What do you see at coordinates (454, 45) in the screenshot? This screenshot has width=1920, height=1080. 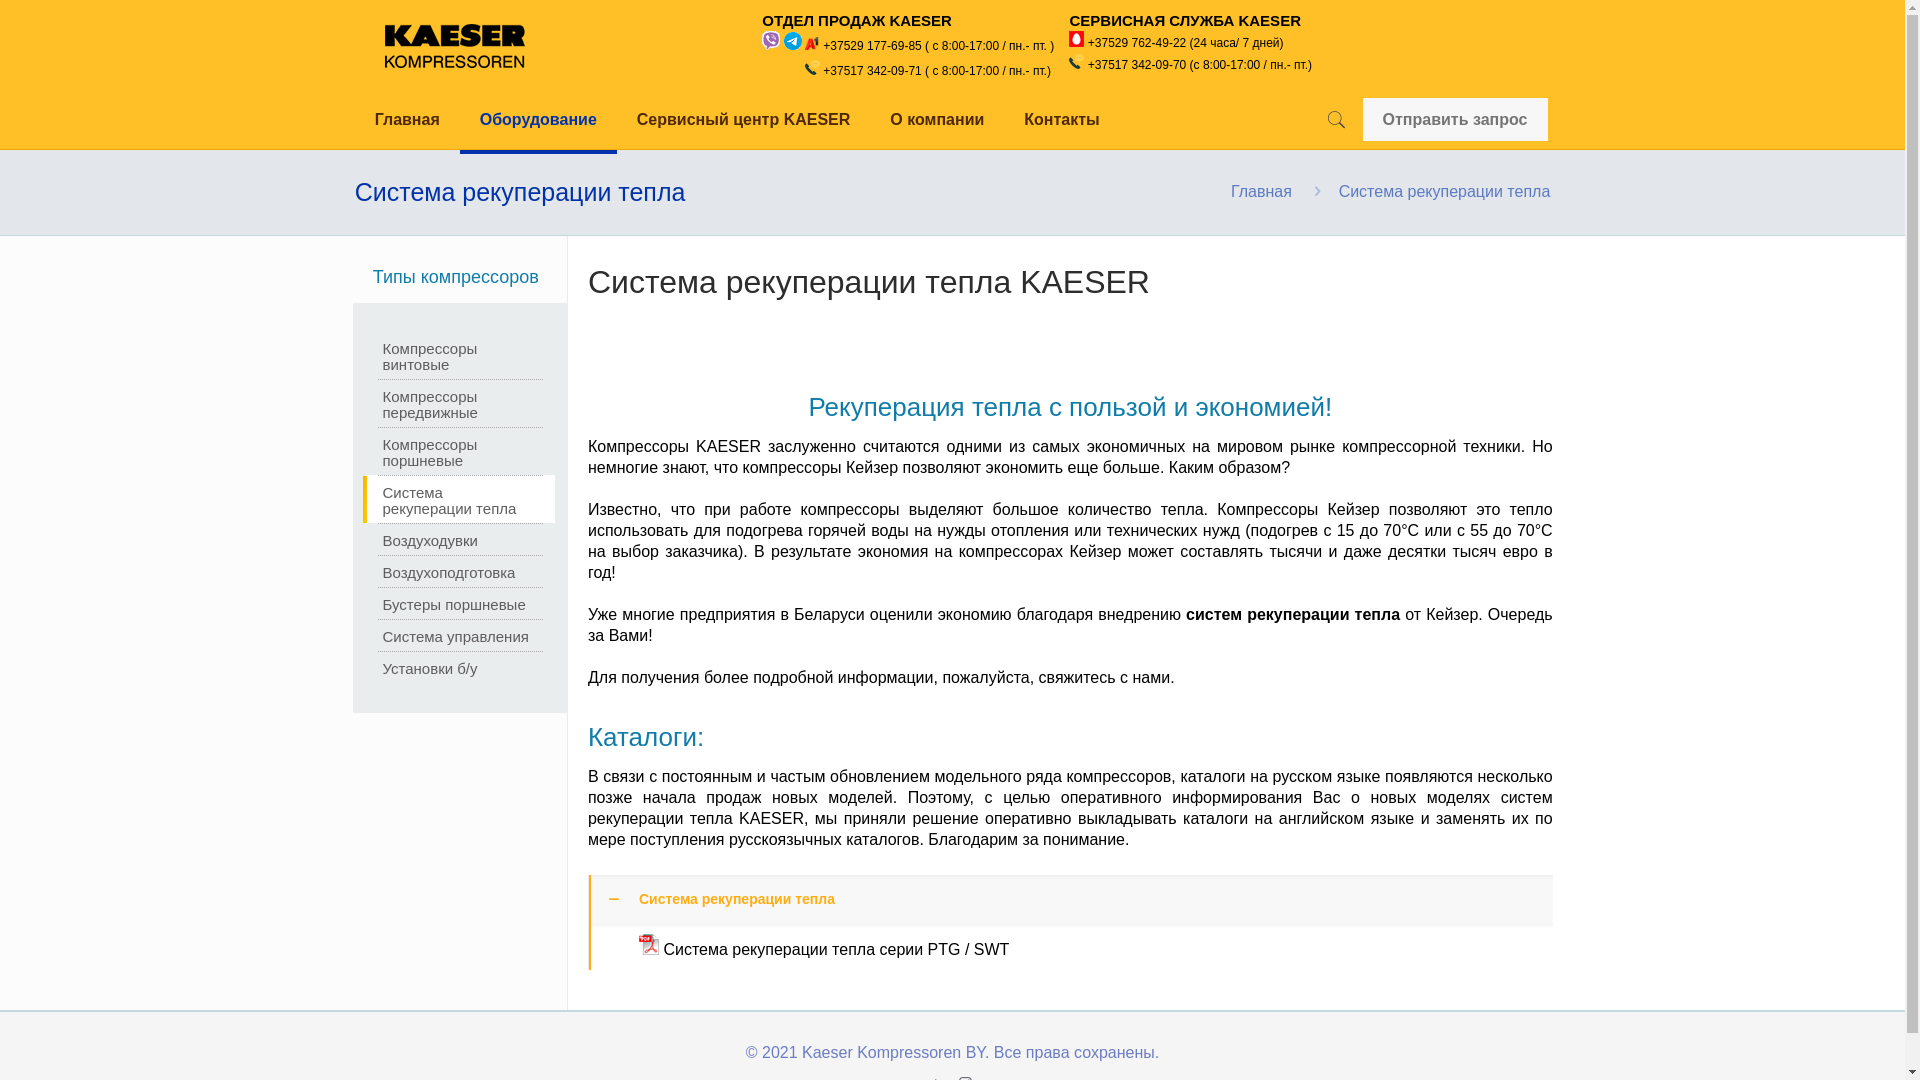 I see `'Kaeser Kompressoren BY'` at bounding box center [454, 45].